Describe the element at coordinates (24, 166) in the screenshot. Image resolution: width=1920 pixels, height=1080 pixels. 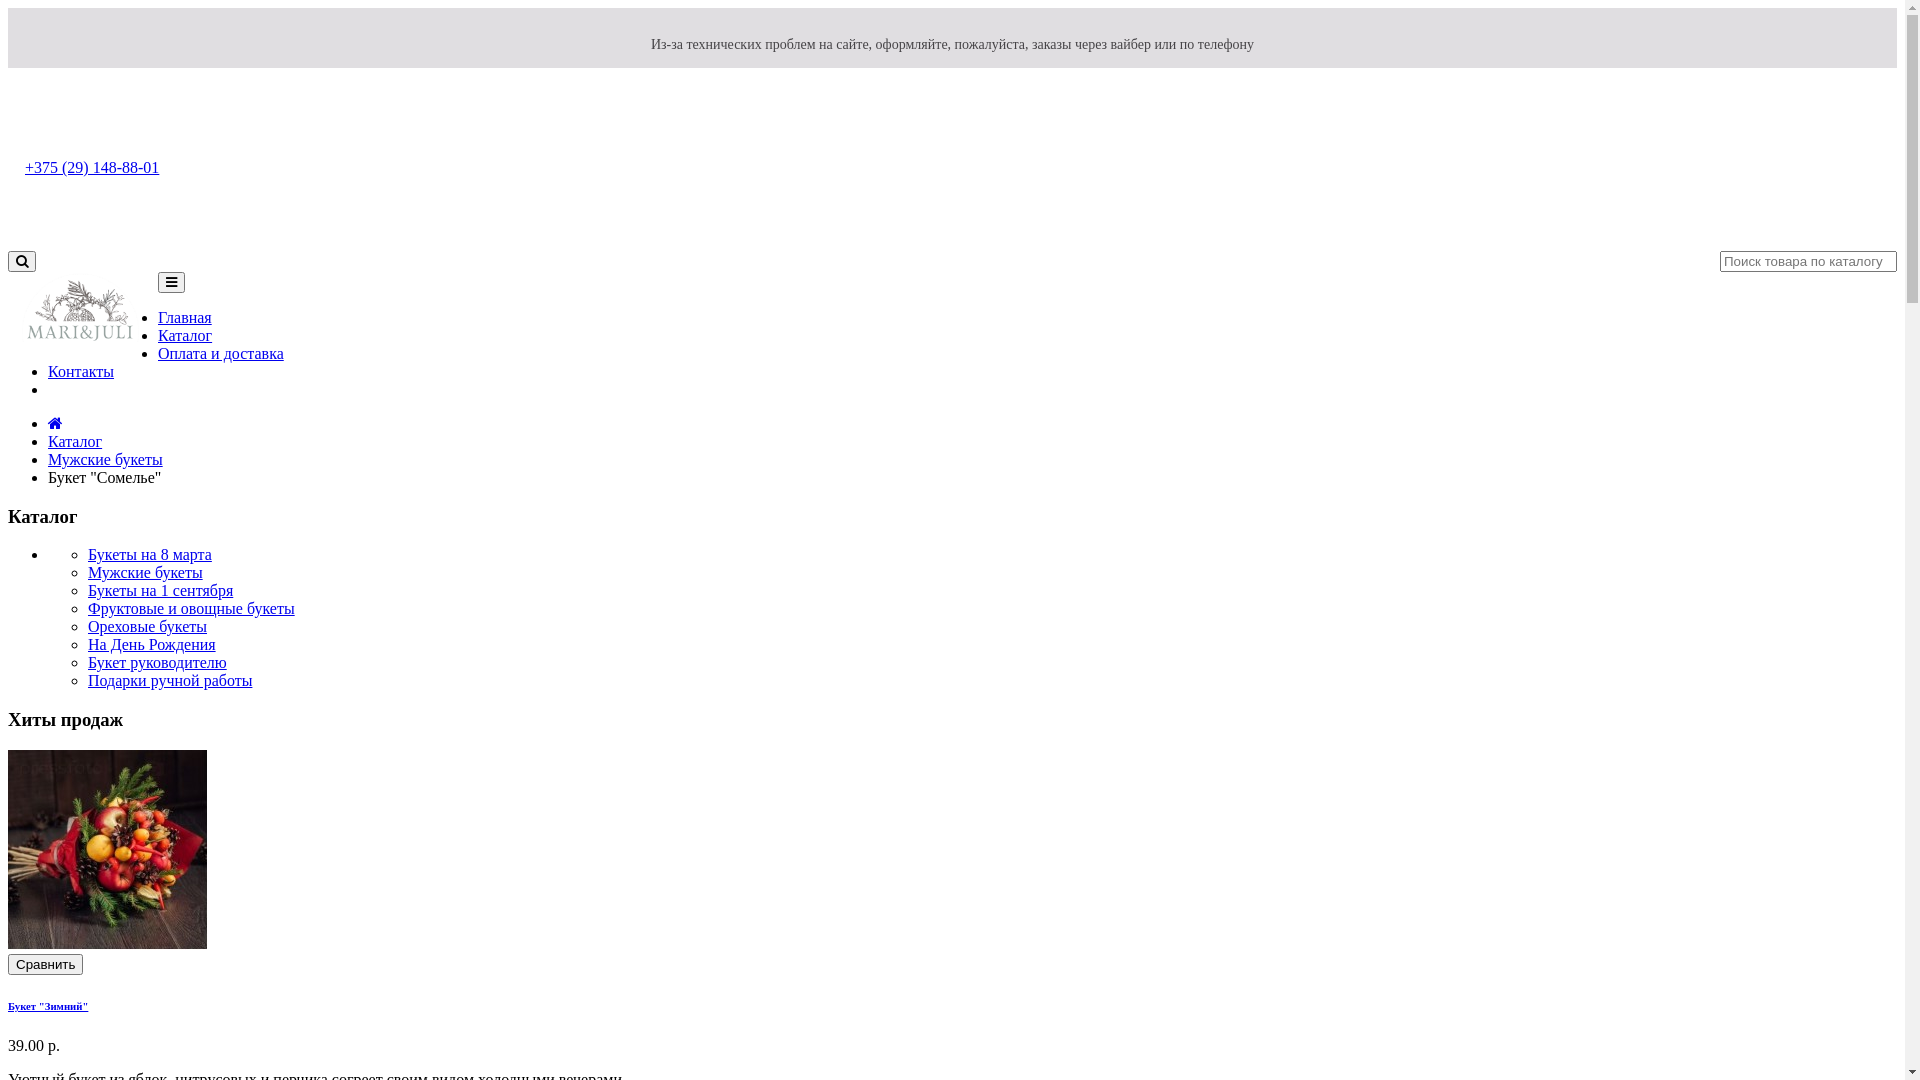
I see `'+375 (29) 148-88-01'` at that location.